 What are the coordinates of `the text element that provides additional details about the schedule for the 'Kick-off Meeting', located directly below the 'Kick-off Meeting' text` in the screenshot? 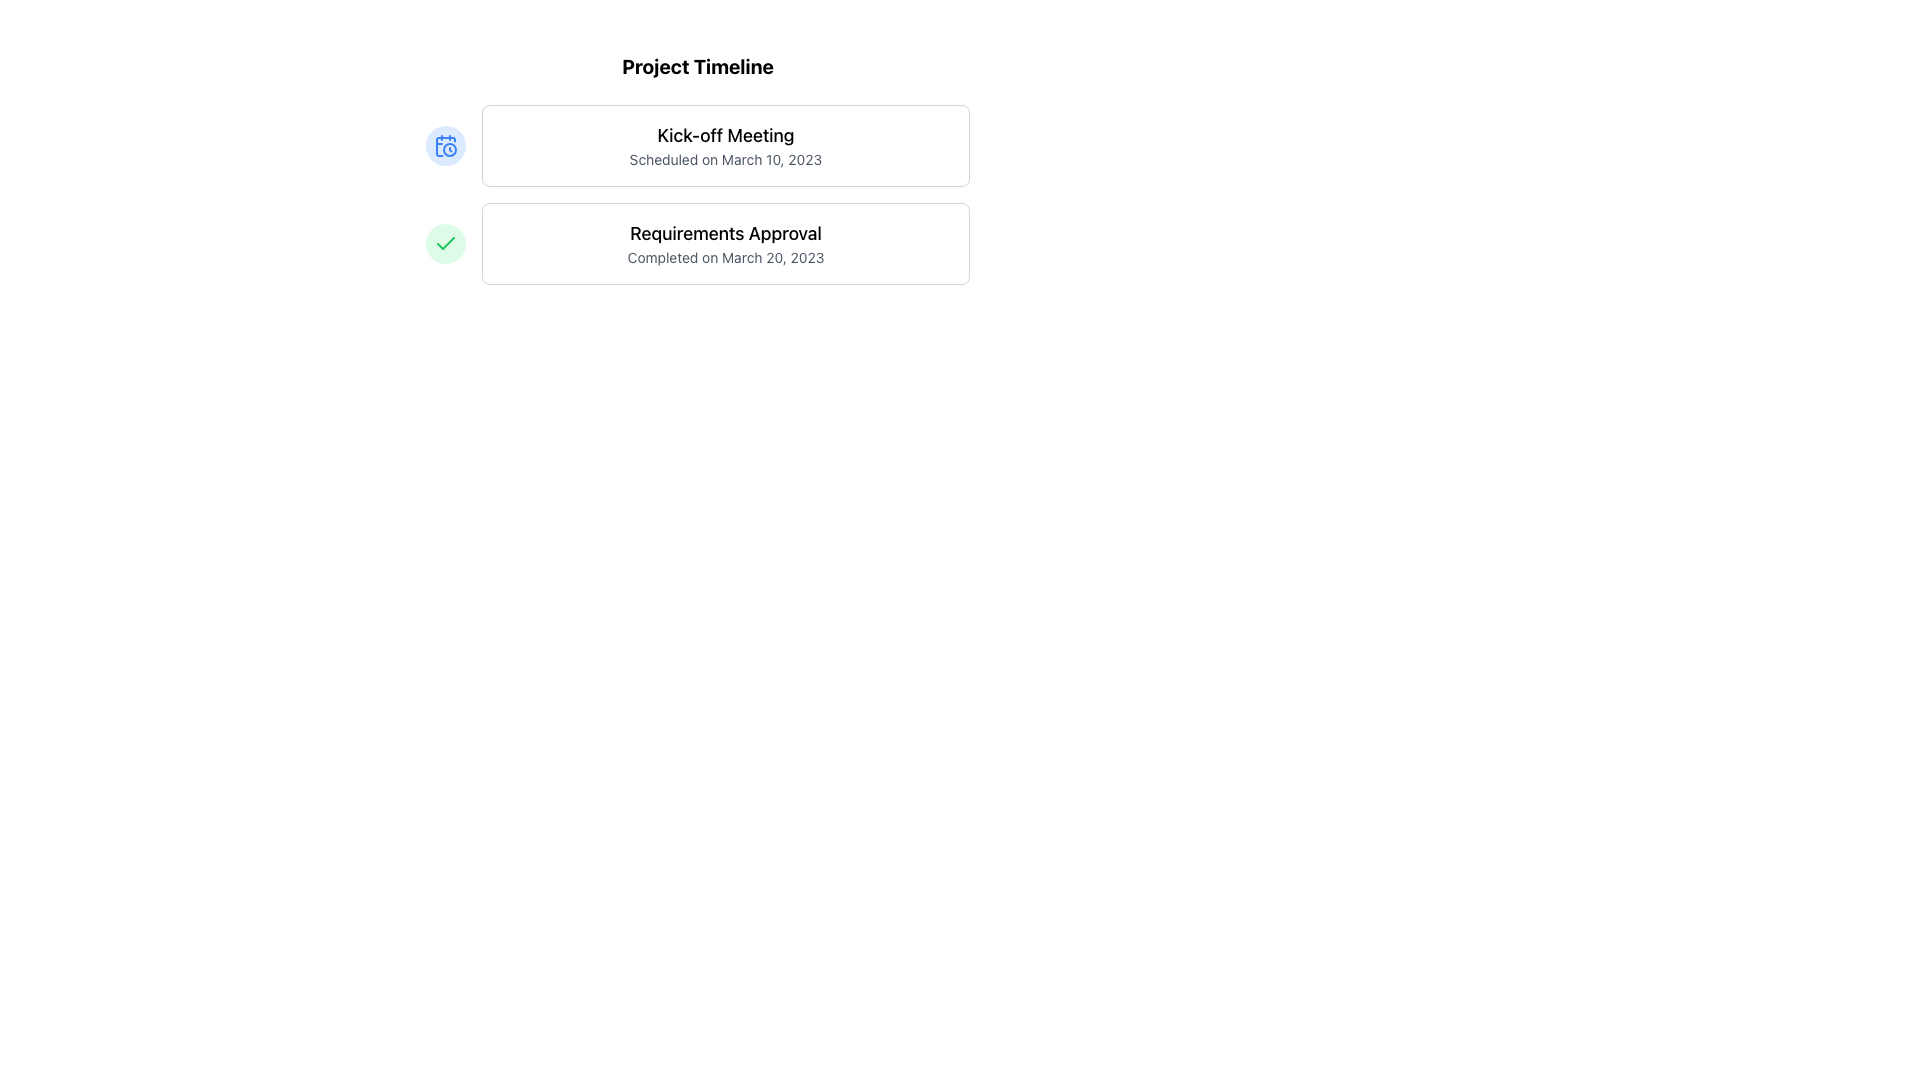 It's located at (724, 158).